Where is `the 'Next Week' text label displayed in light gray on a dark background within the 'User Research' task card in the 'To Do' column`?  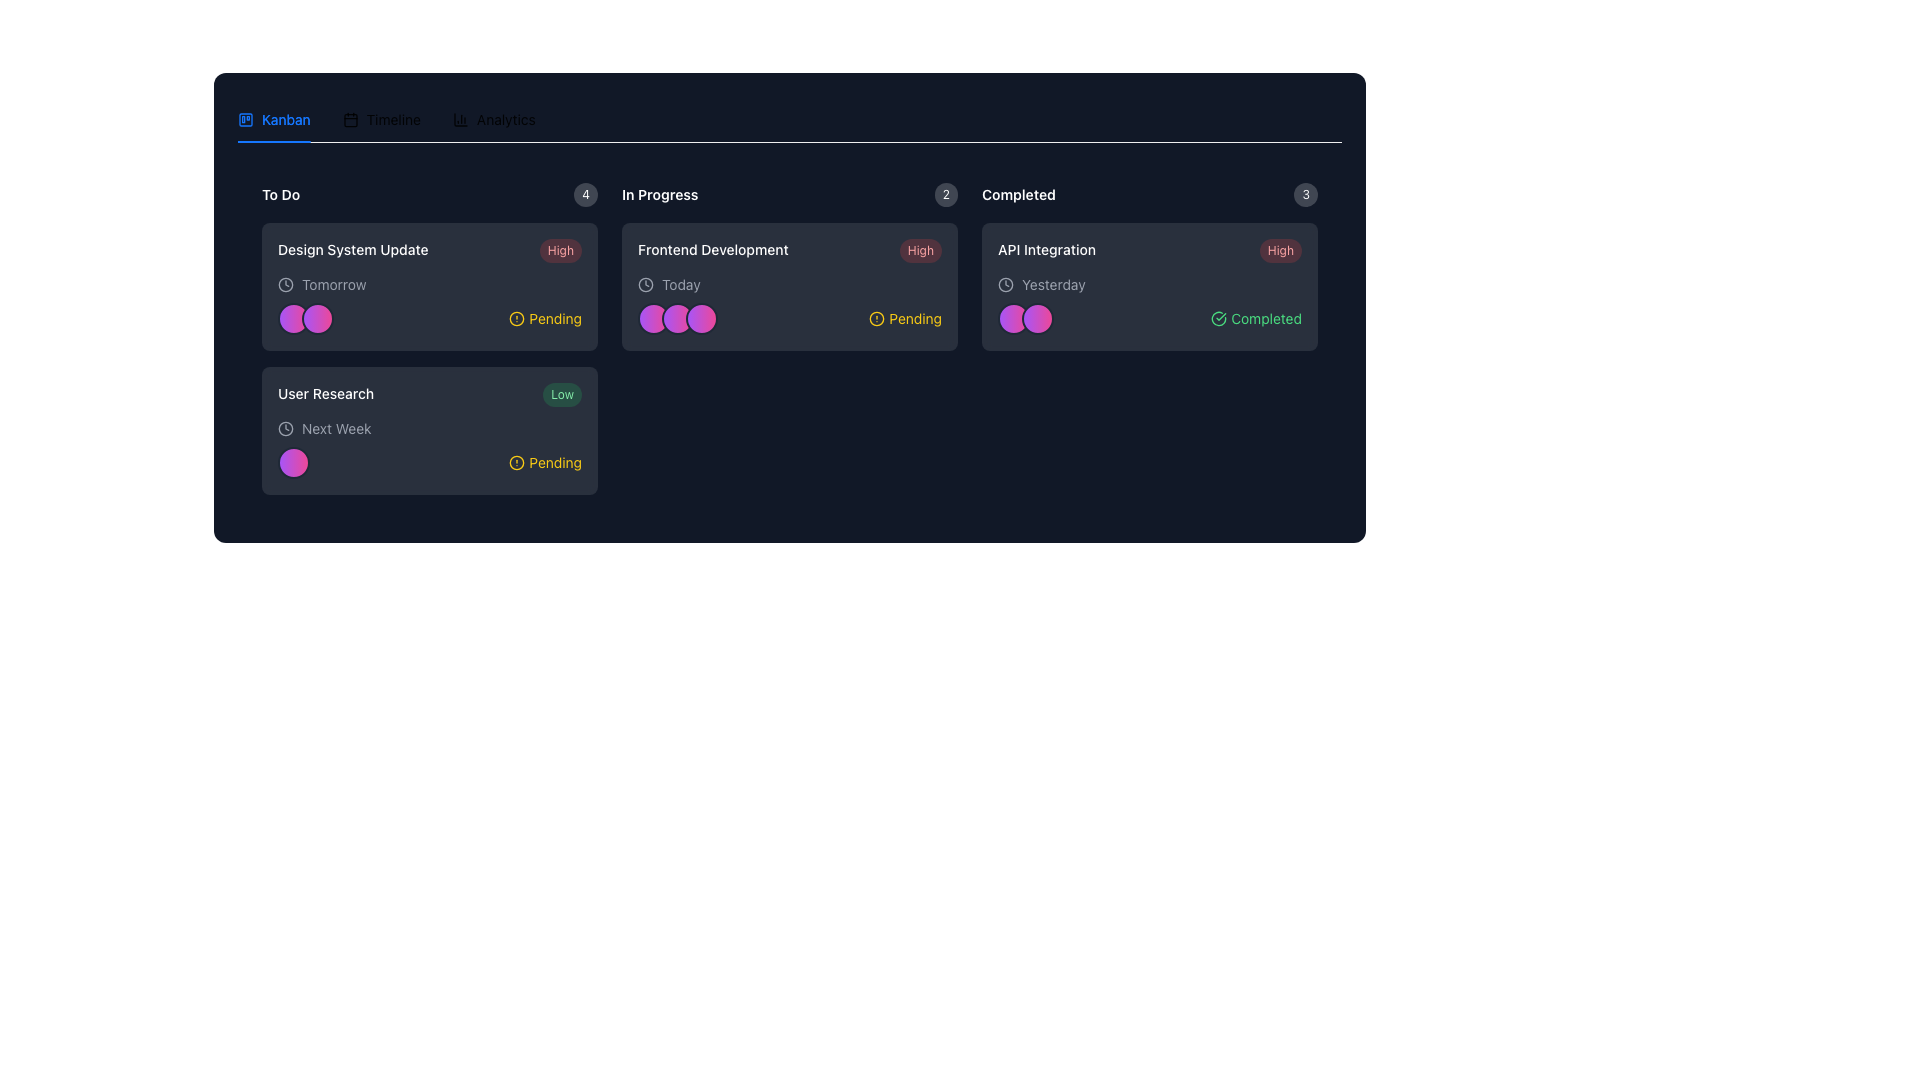
the 'Next Week' text label displayed in light gray on a dark background within the 'User Research' task card in the 'To Do' column is located at coordinates (336, 427).